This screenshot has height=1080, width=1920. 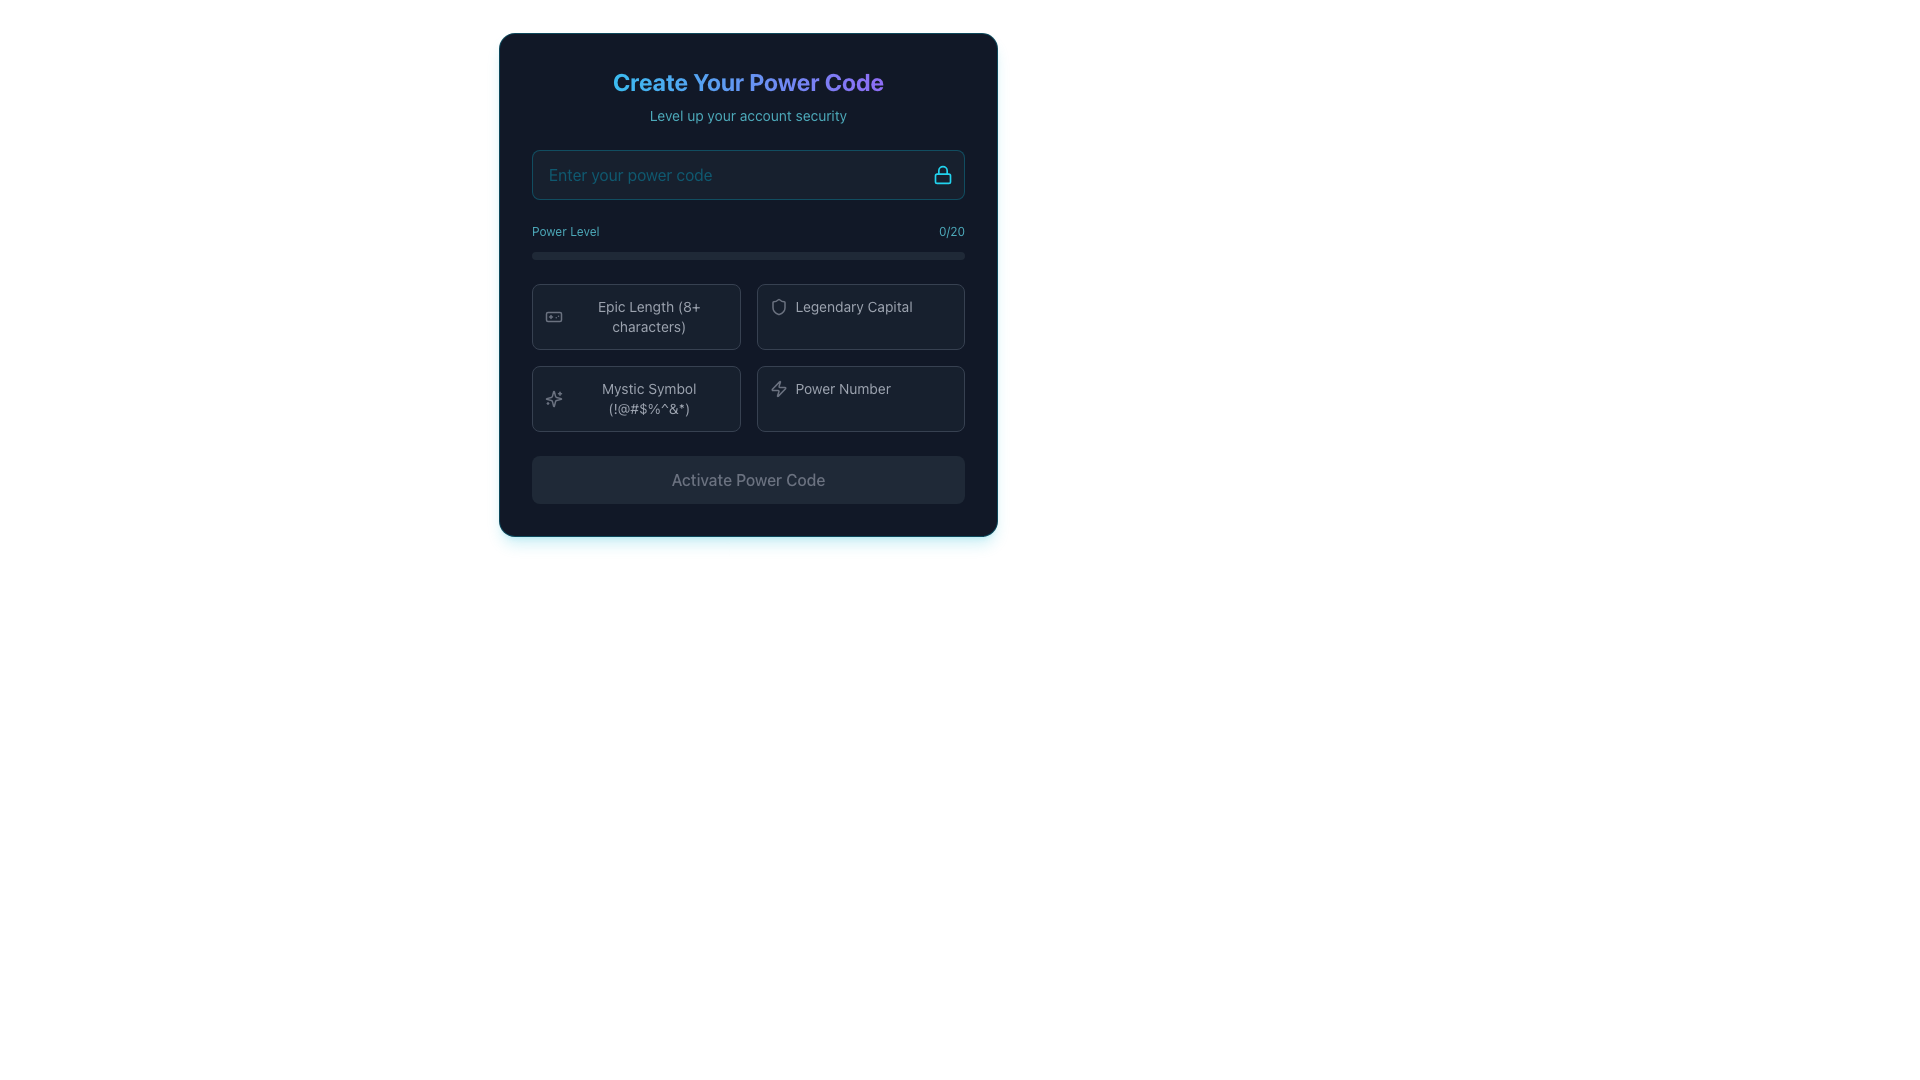 What do you see at coordinates (635, 398) in the screenshot?
I see `the informational label with an icon styled as an option located in the third quadrant of the central panel, specifically in the second row, first column, which groups related information` at bounding box center [635, 398].